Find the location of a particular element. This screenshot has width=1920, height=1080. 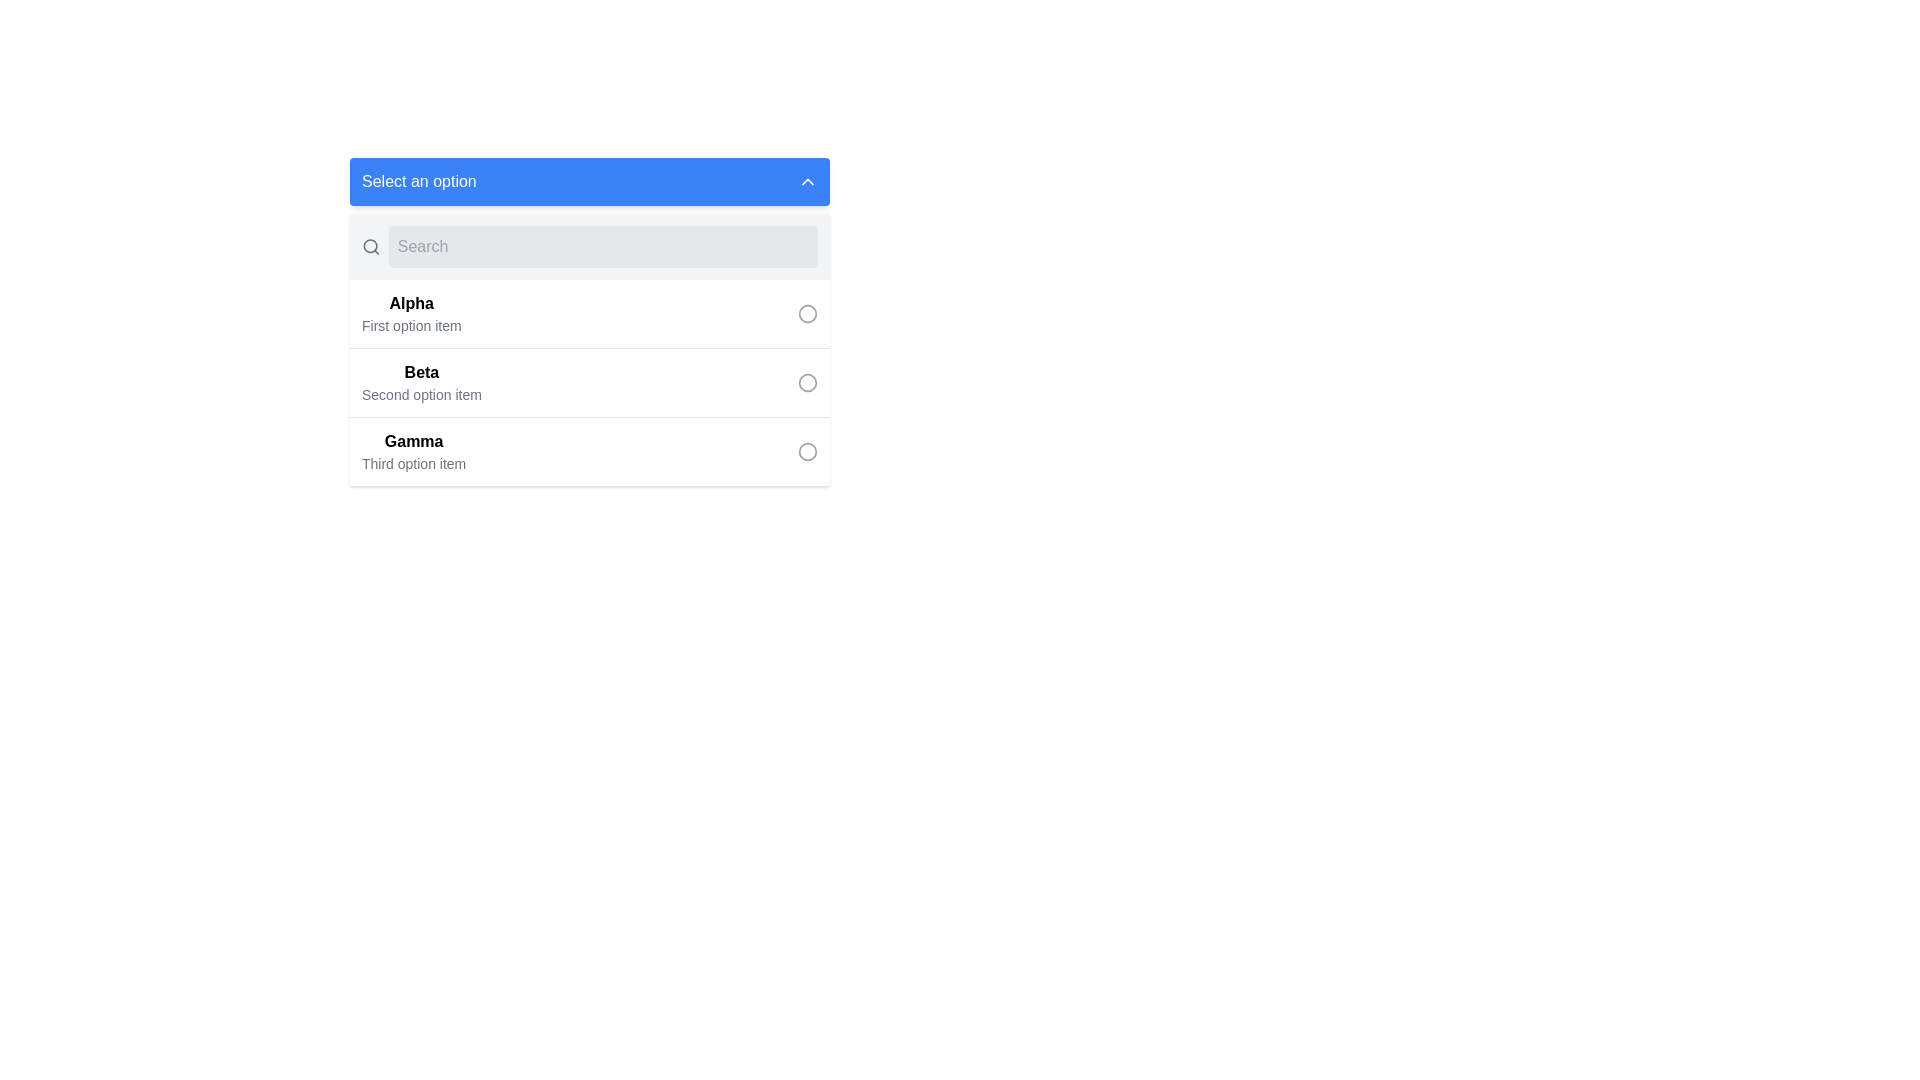

the radio button element for the 'Alpha' option located towards the right end of the first option row in the selection group is located at coordinates (807, 313).